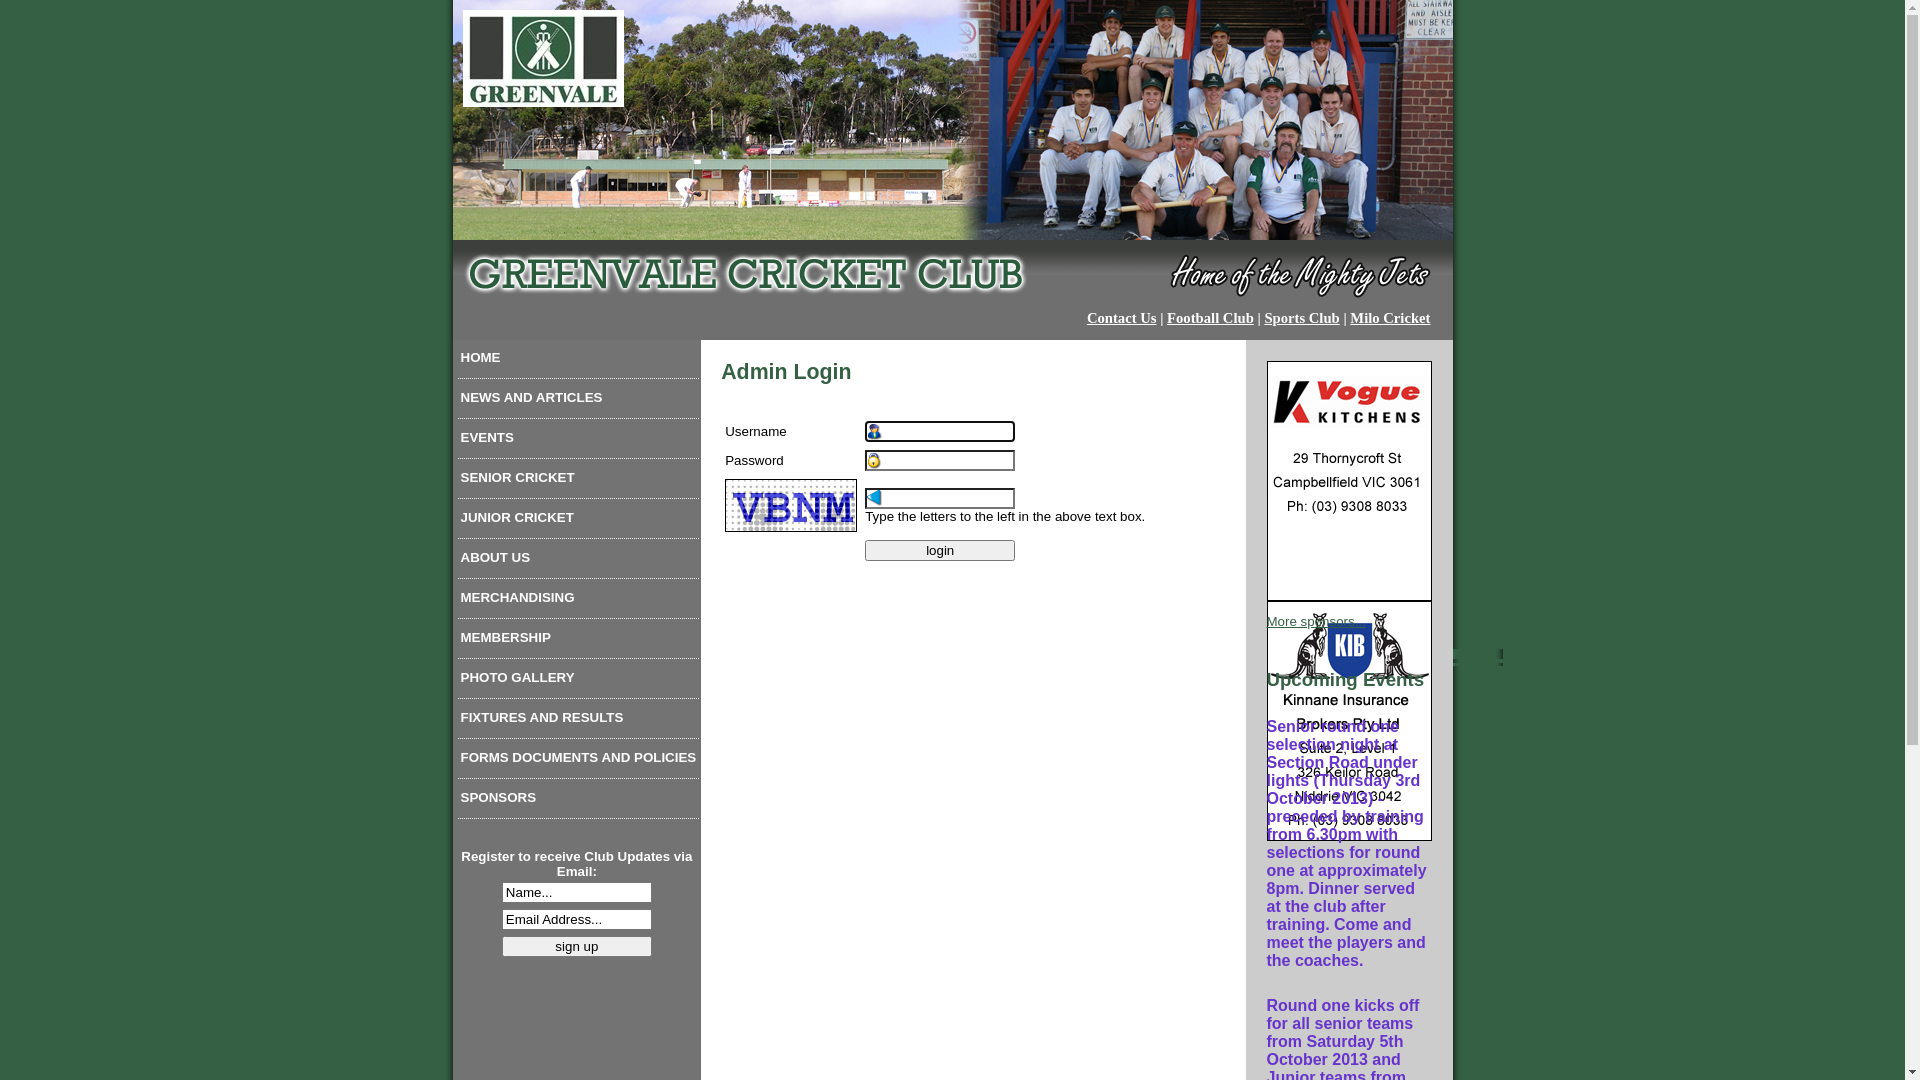  I want to click on 'JUNIOR CRICKET', so click(578, 520).